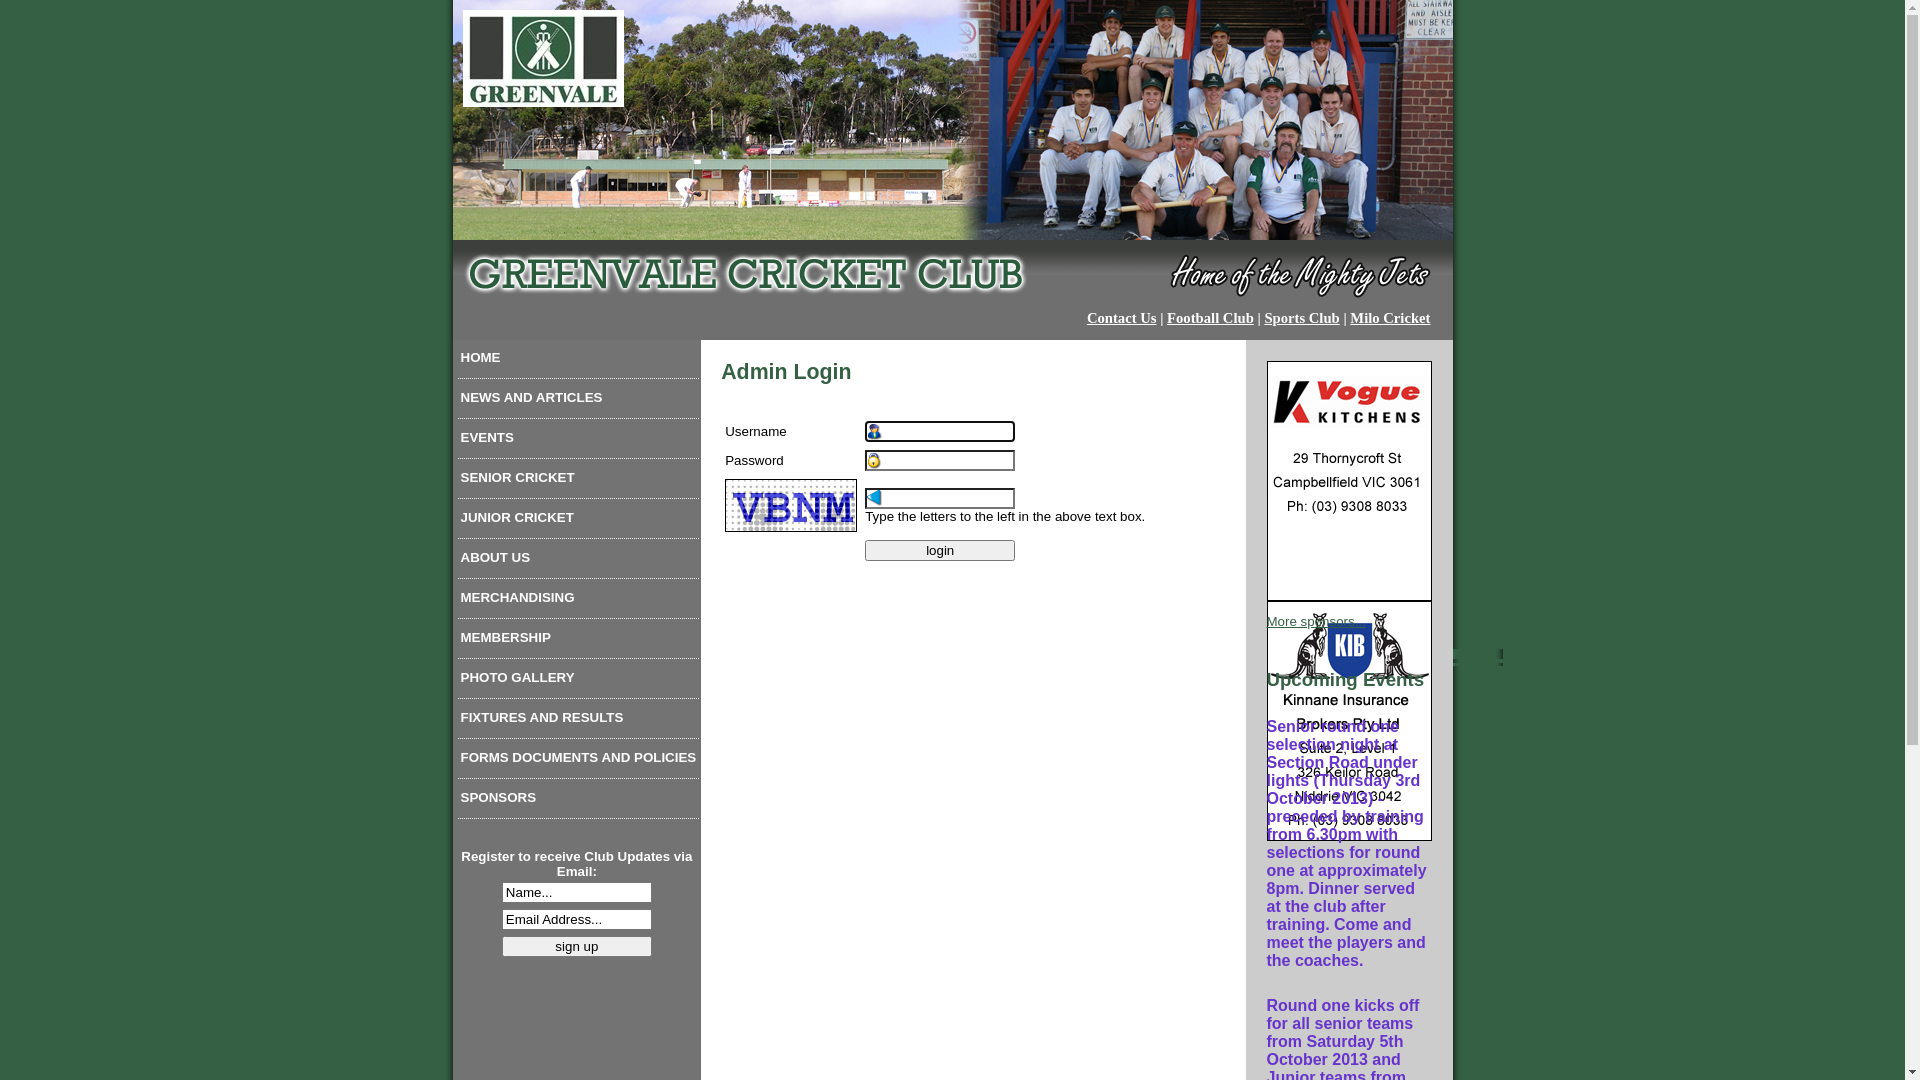  I want to click on 'JUNIOR CRICKET', so click(578, 520).